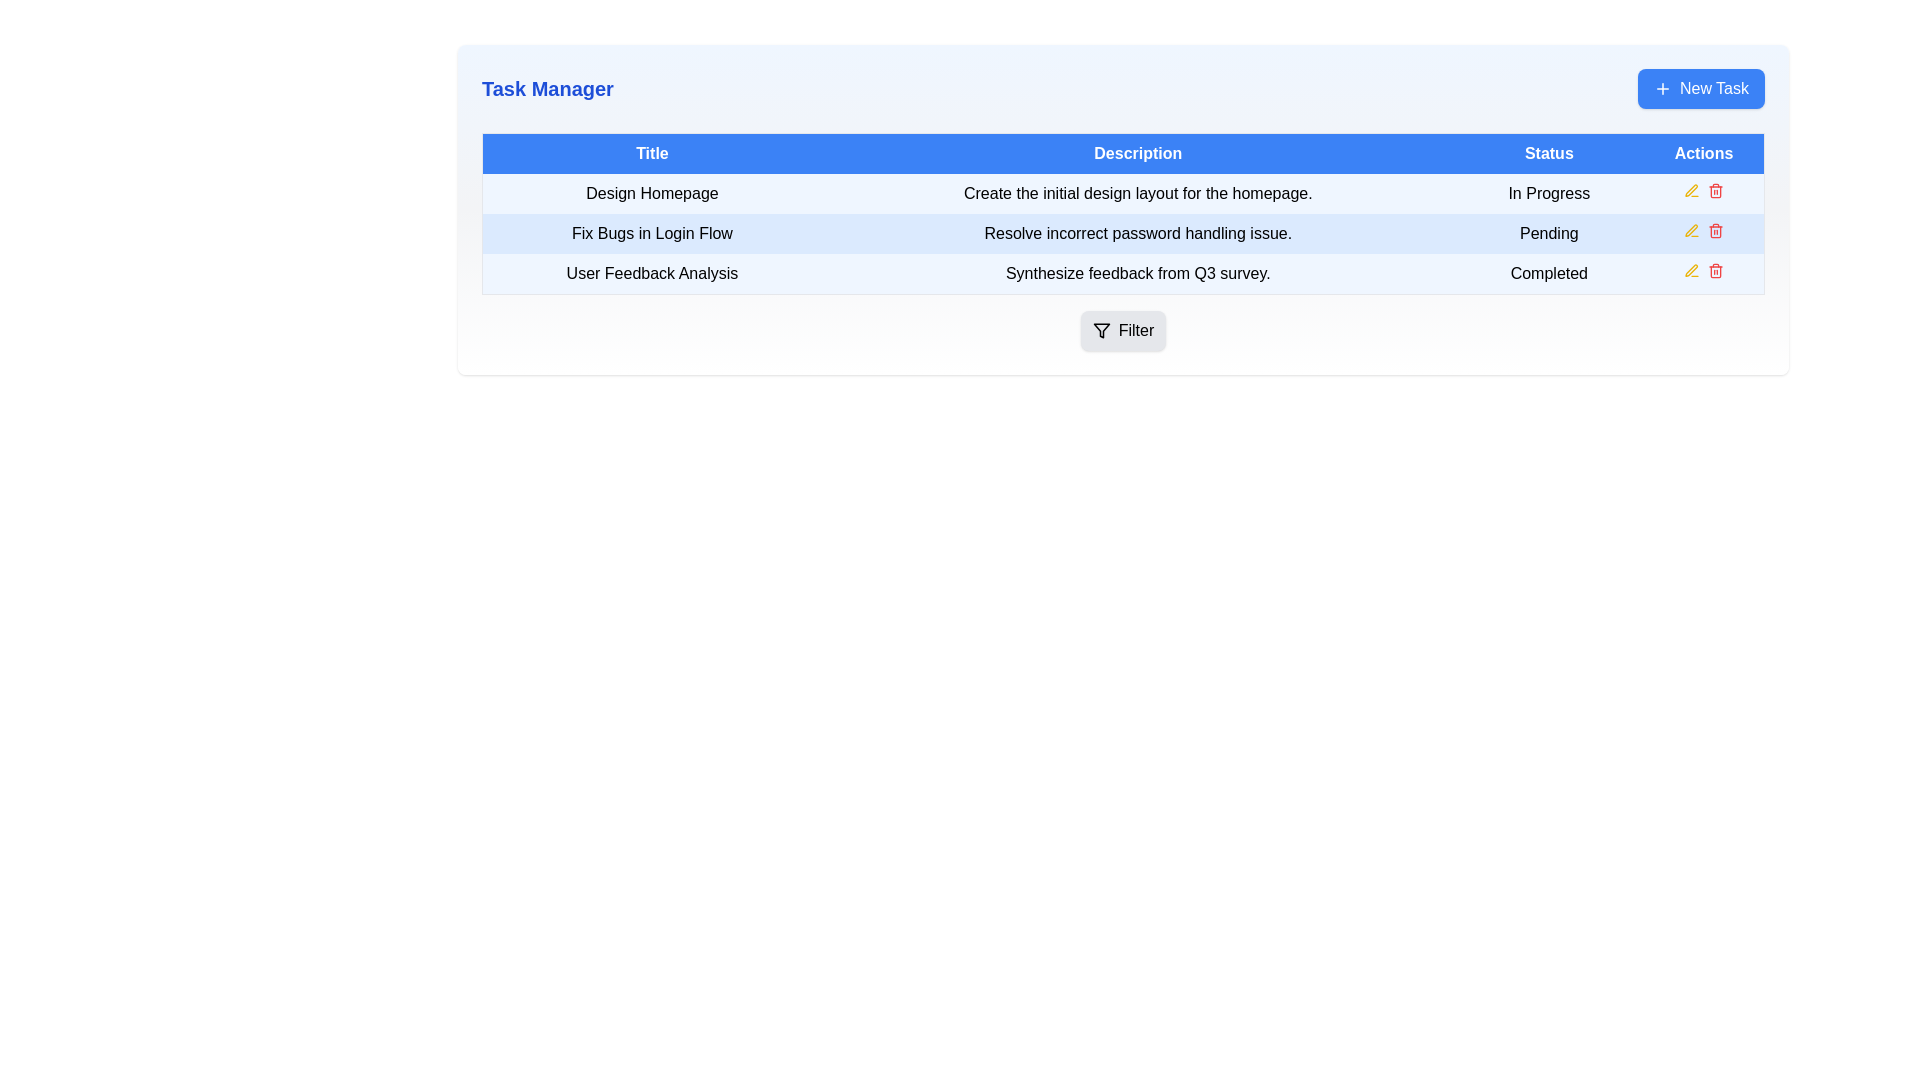 Image resolution: width=1920 pixels, height=1080 pixels. Describe the element at coordinates (1689, 229) in the screenshot. I see `the pen icon button in the 'Actions' column of the second row corresponding to the task 'Fix Bugs in Login Flow' to initiate task editing` at that location.